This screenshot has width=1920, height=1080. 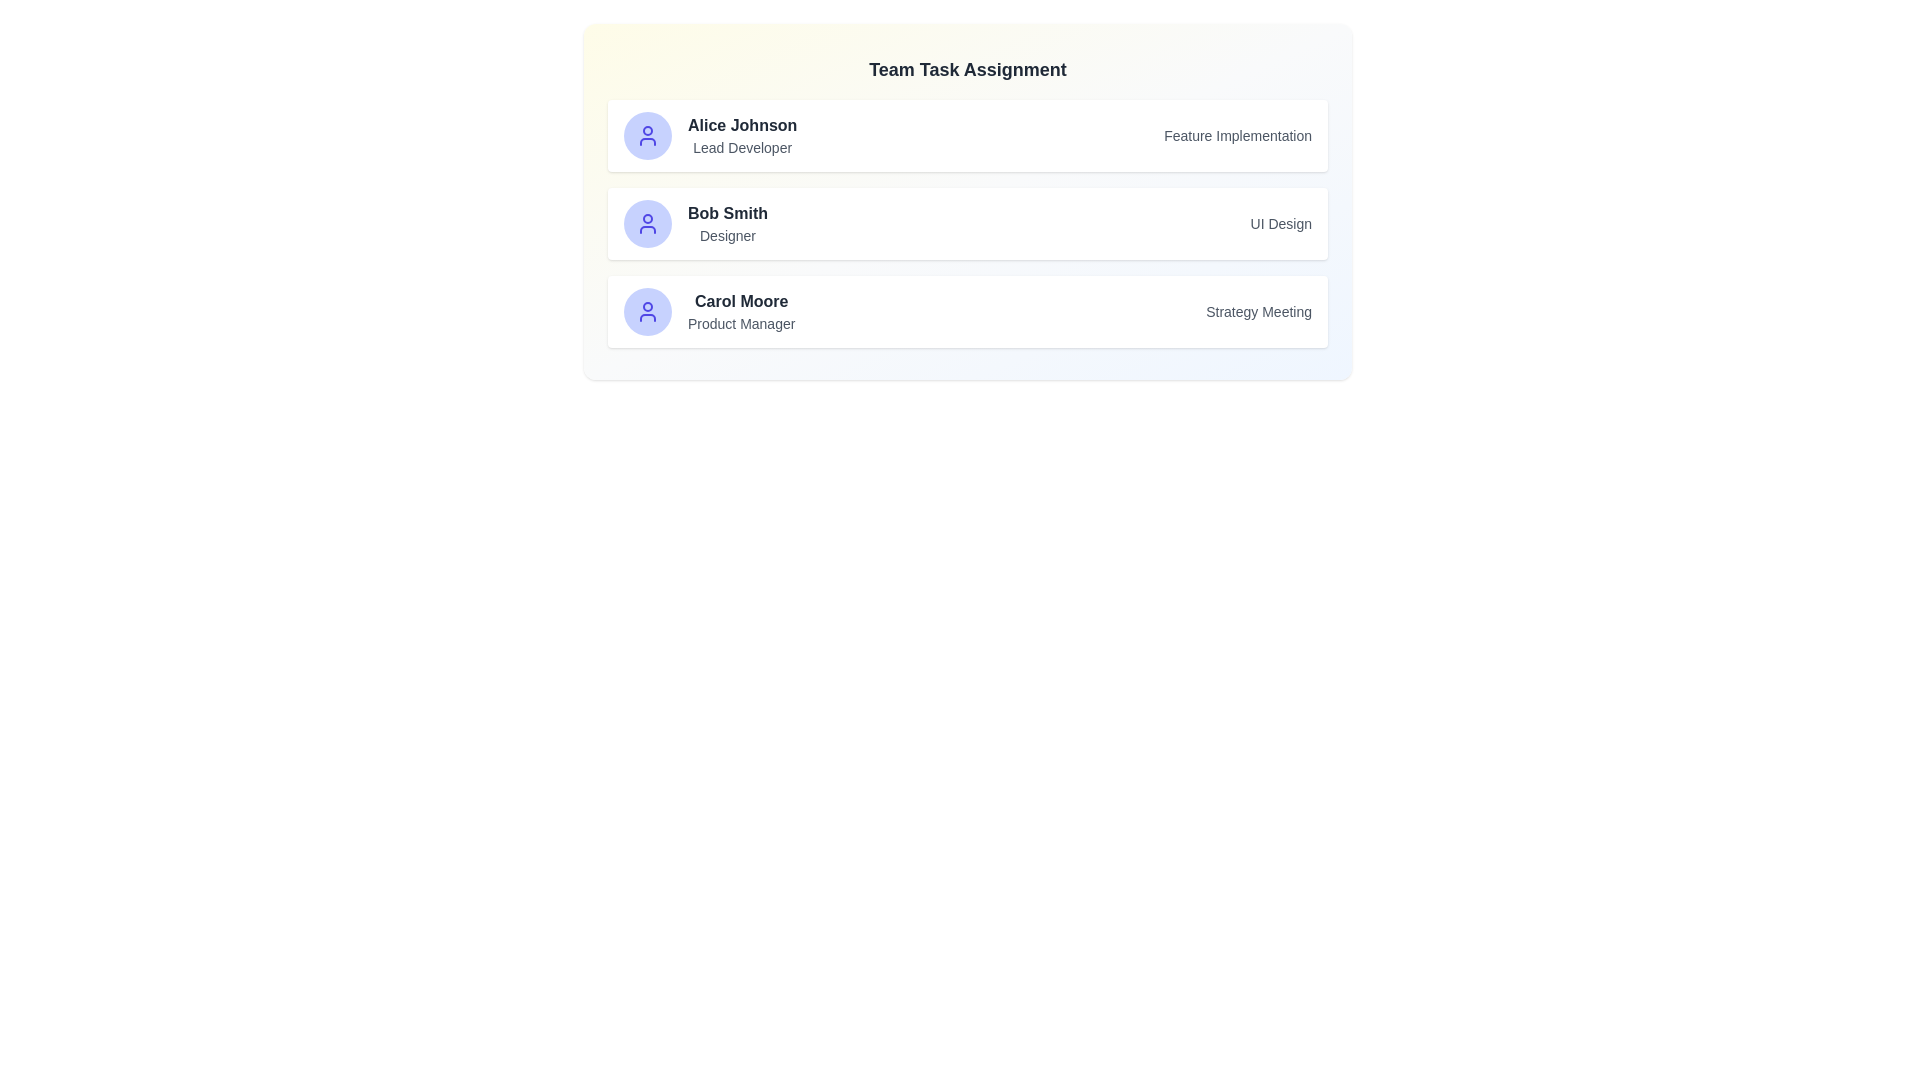 What do you see at coordinates (740, 301) in the screenshot?
I see `the text label displaying 'Carol Moore', which is located in the third row under 'Team Task Assignment'` at bounding box center [740, 301].